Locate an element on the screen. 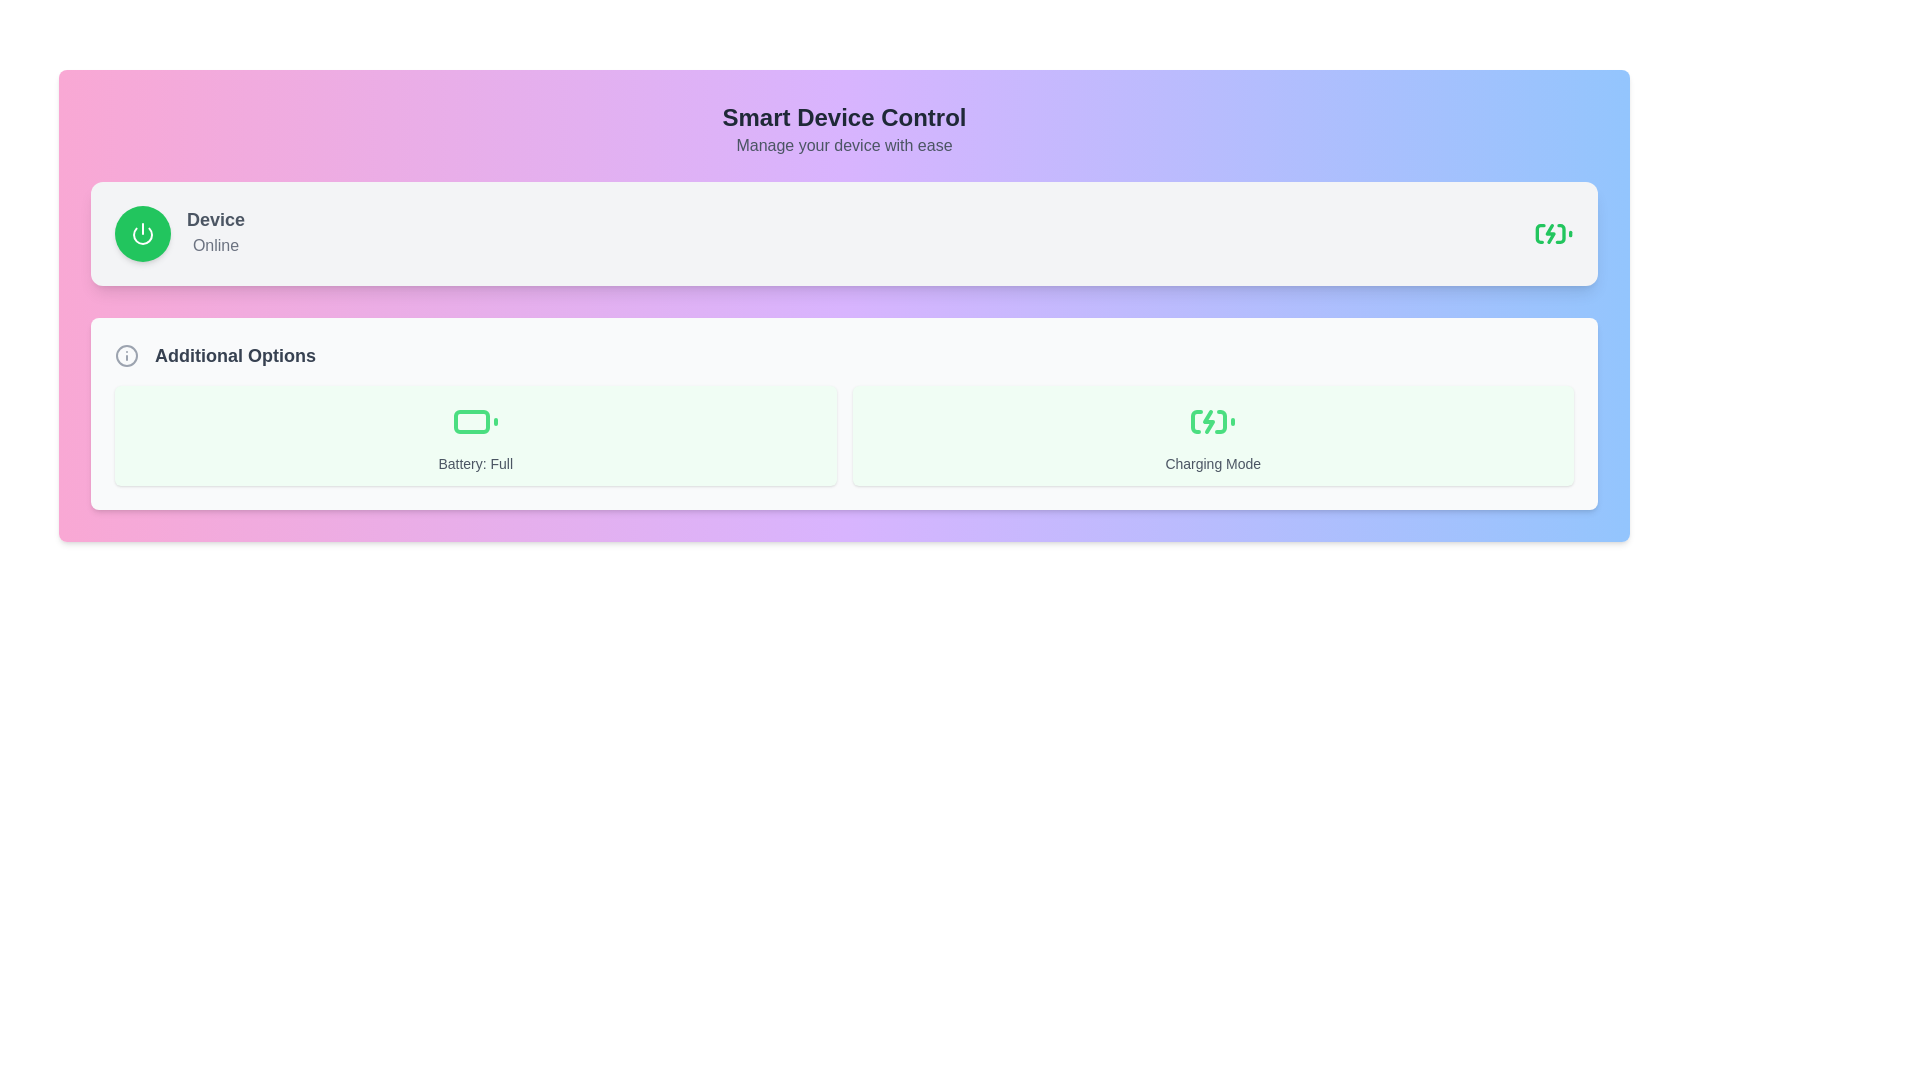 The image size is (1920, 1080). the static text label that indicates the device's name or category, located in the first row above the 'Online' text and near the green power button icon is located at coordinates (216, 219).